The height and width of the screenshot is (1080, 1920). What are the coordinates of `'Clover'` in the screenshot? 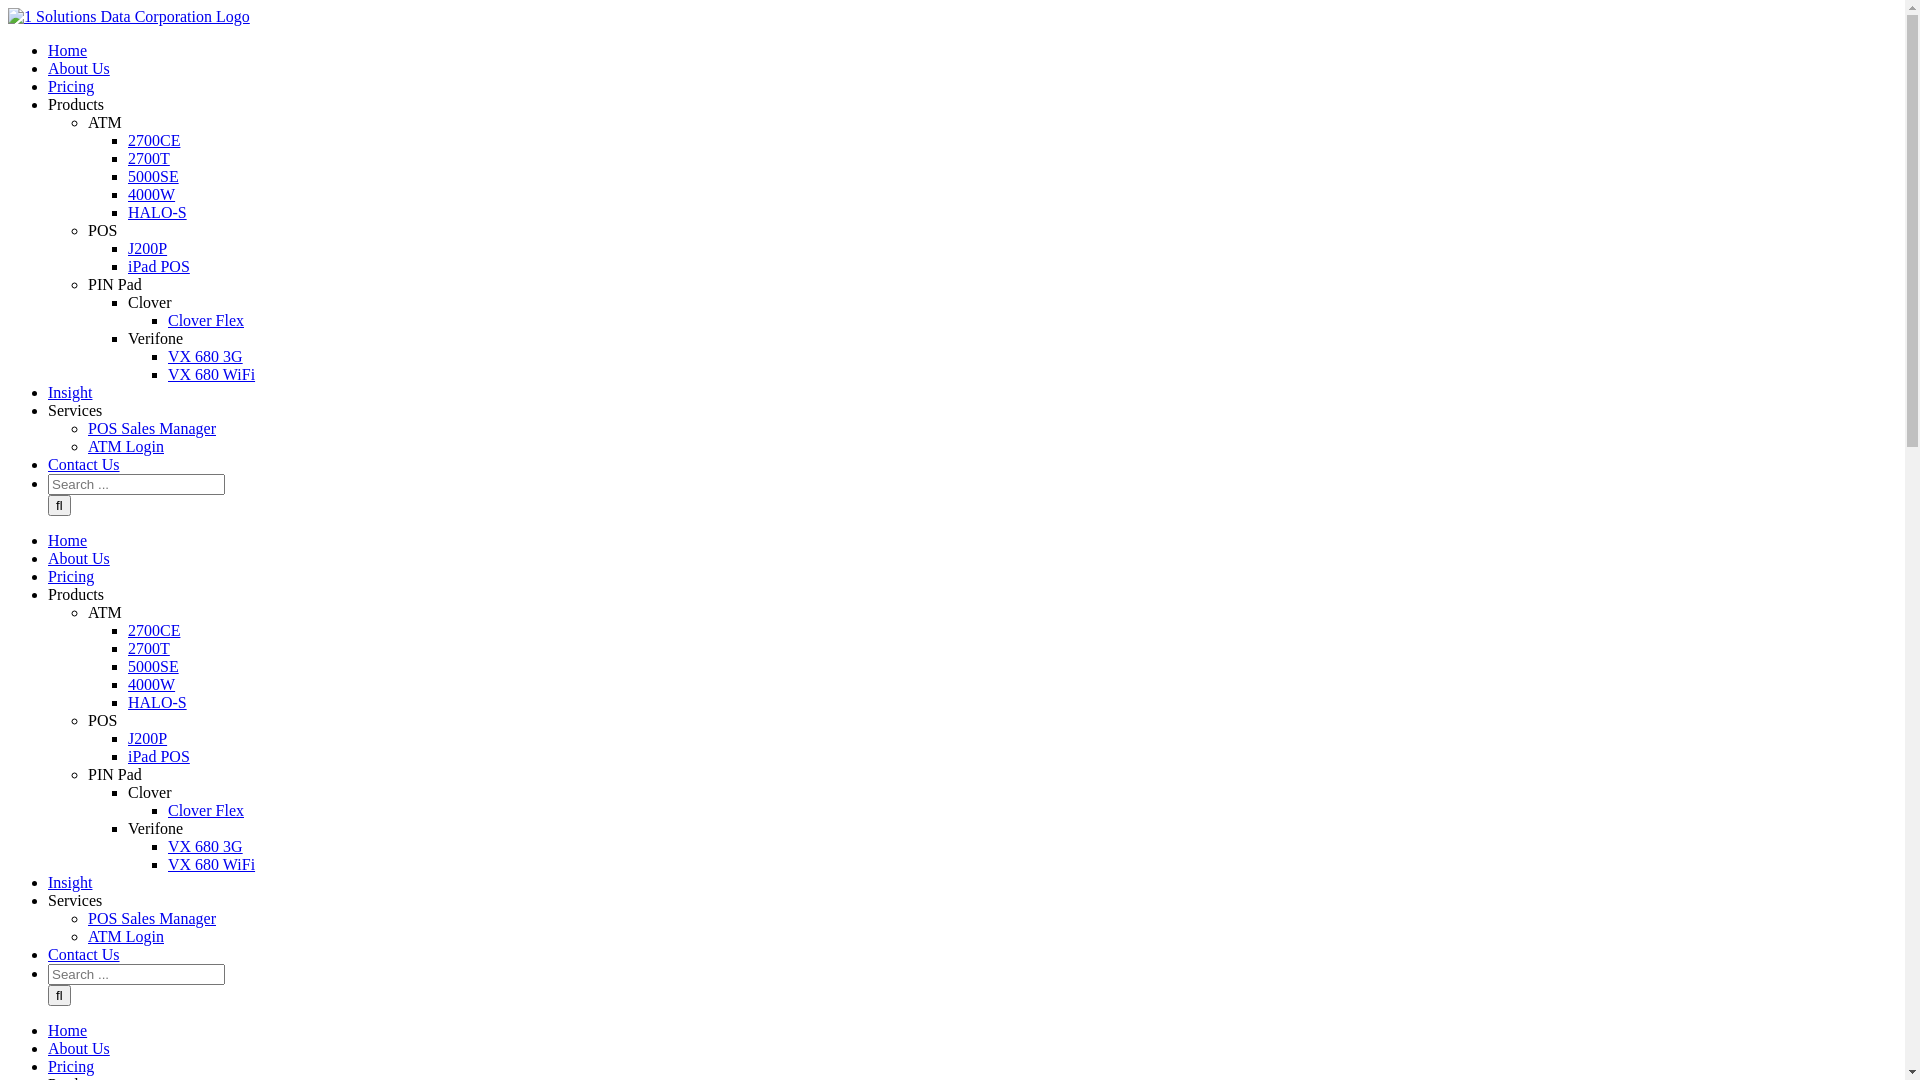 It's located at (127, 791).